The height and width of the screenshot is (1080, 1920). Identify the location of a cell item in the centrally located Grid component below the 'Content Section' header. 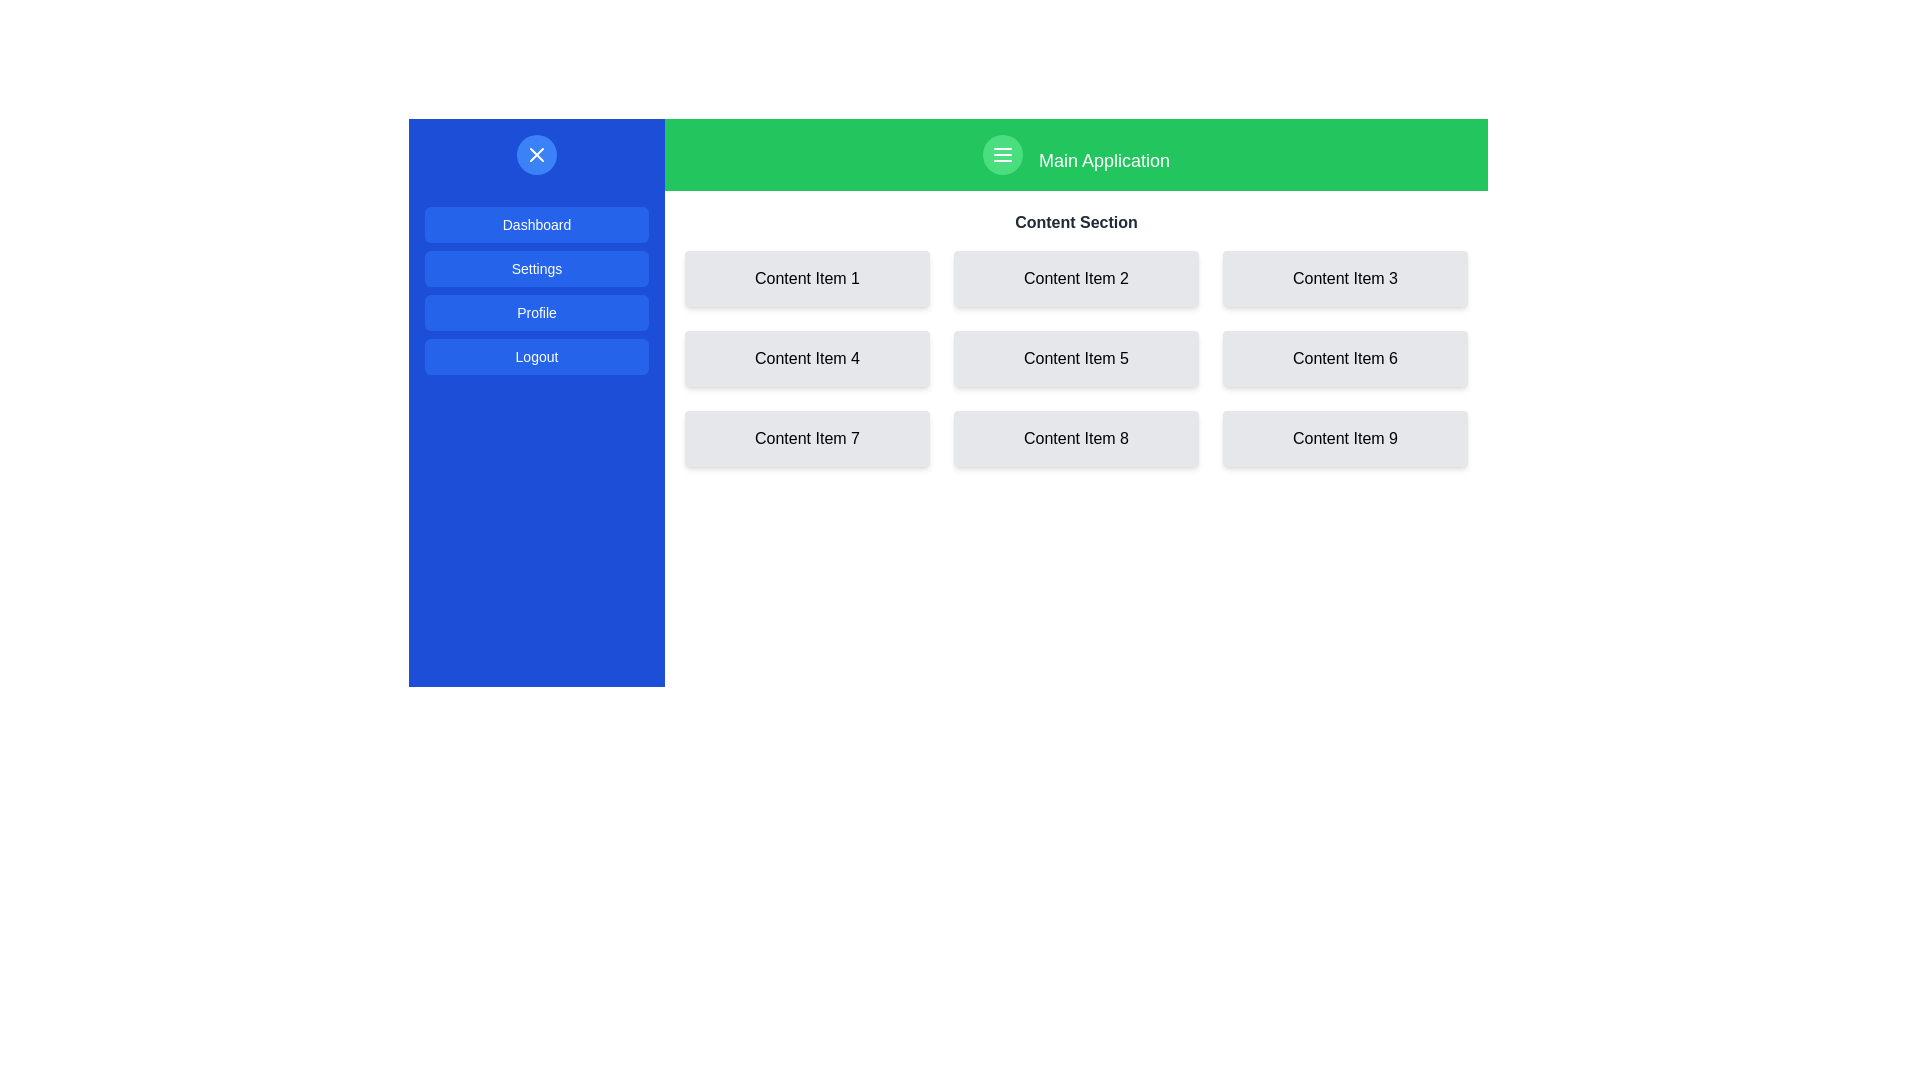
(1075, 357).